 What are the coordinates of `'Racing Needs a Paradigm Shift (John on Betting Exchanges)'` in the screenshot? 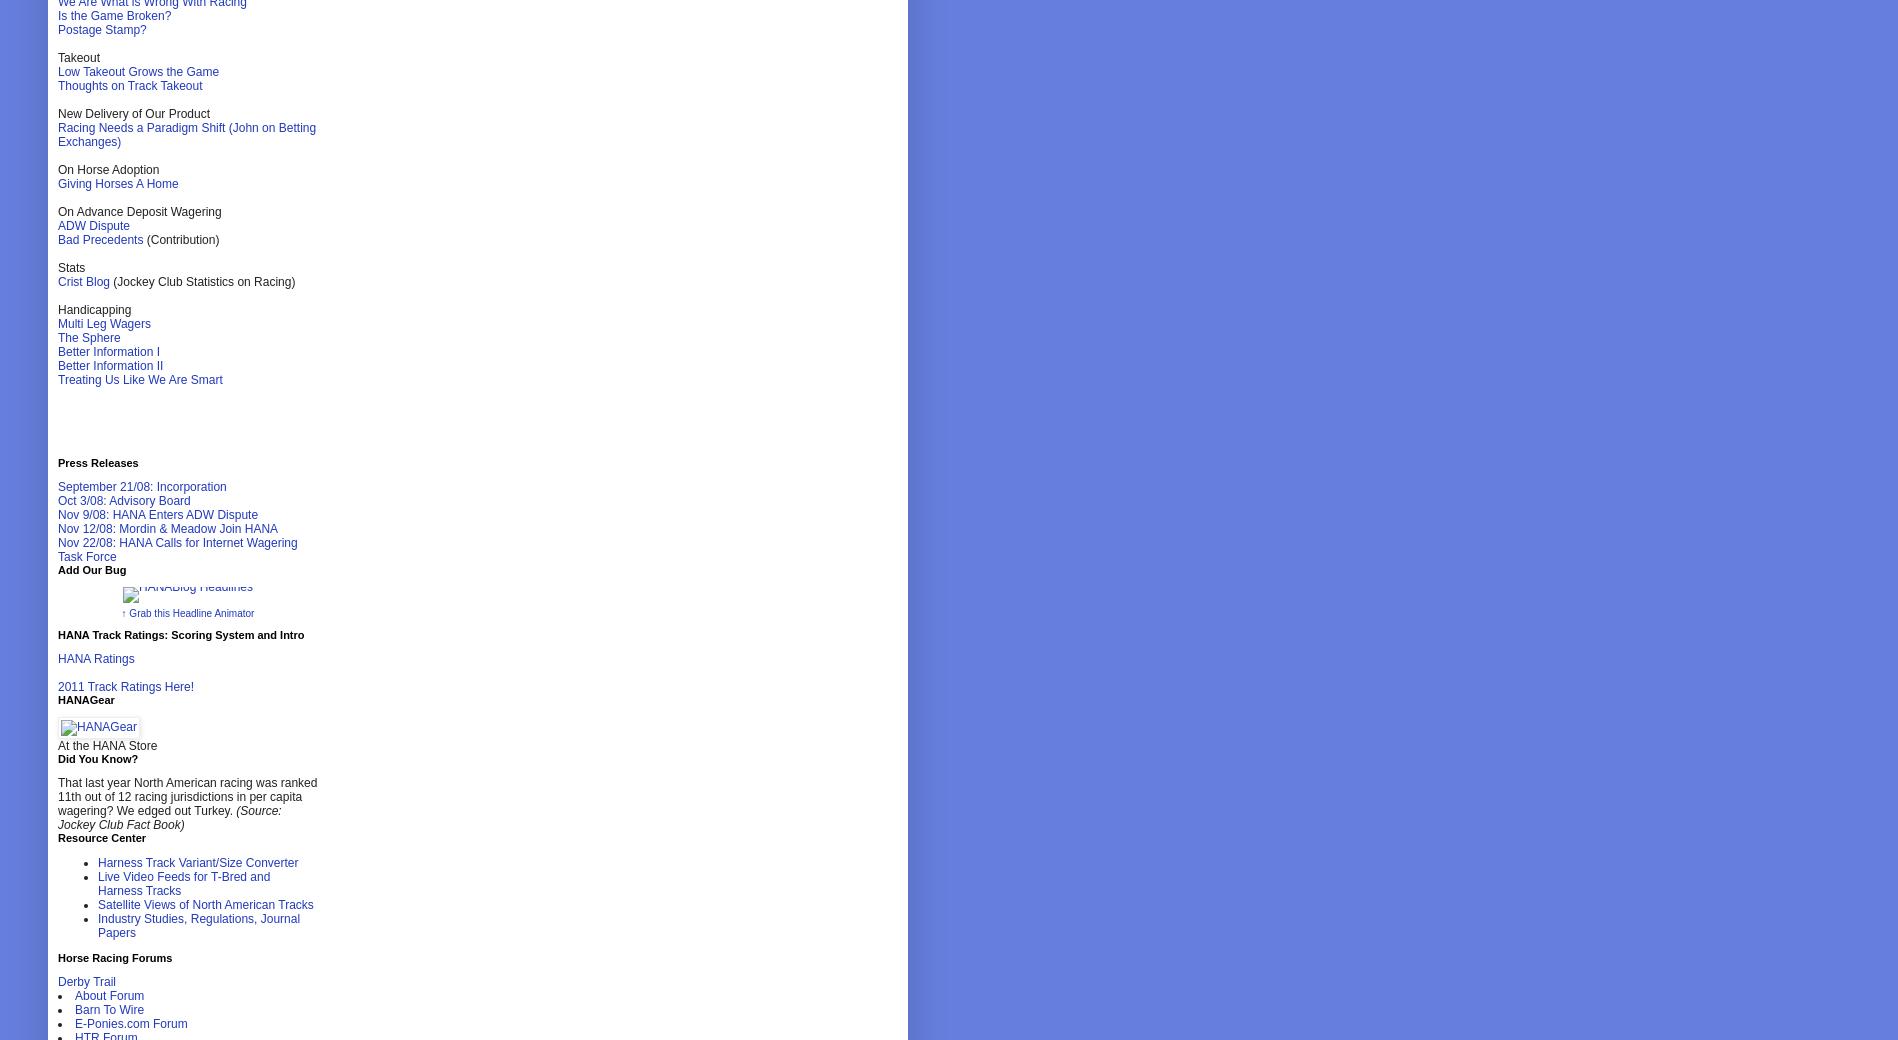 It's located at (185, 134).